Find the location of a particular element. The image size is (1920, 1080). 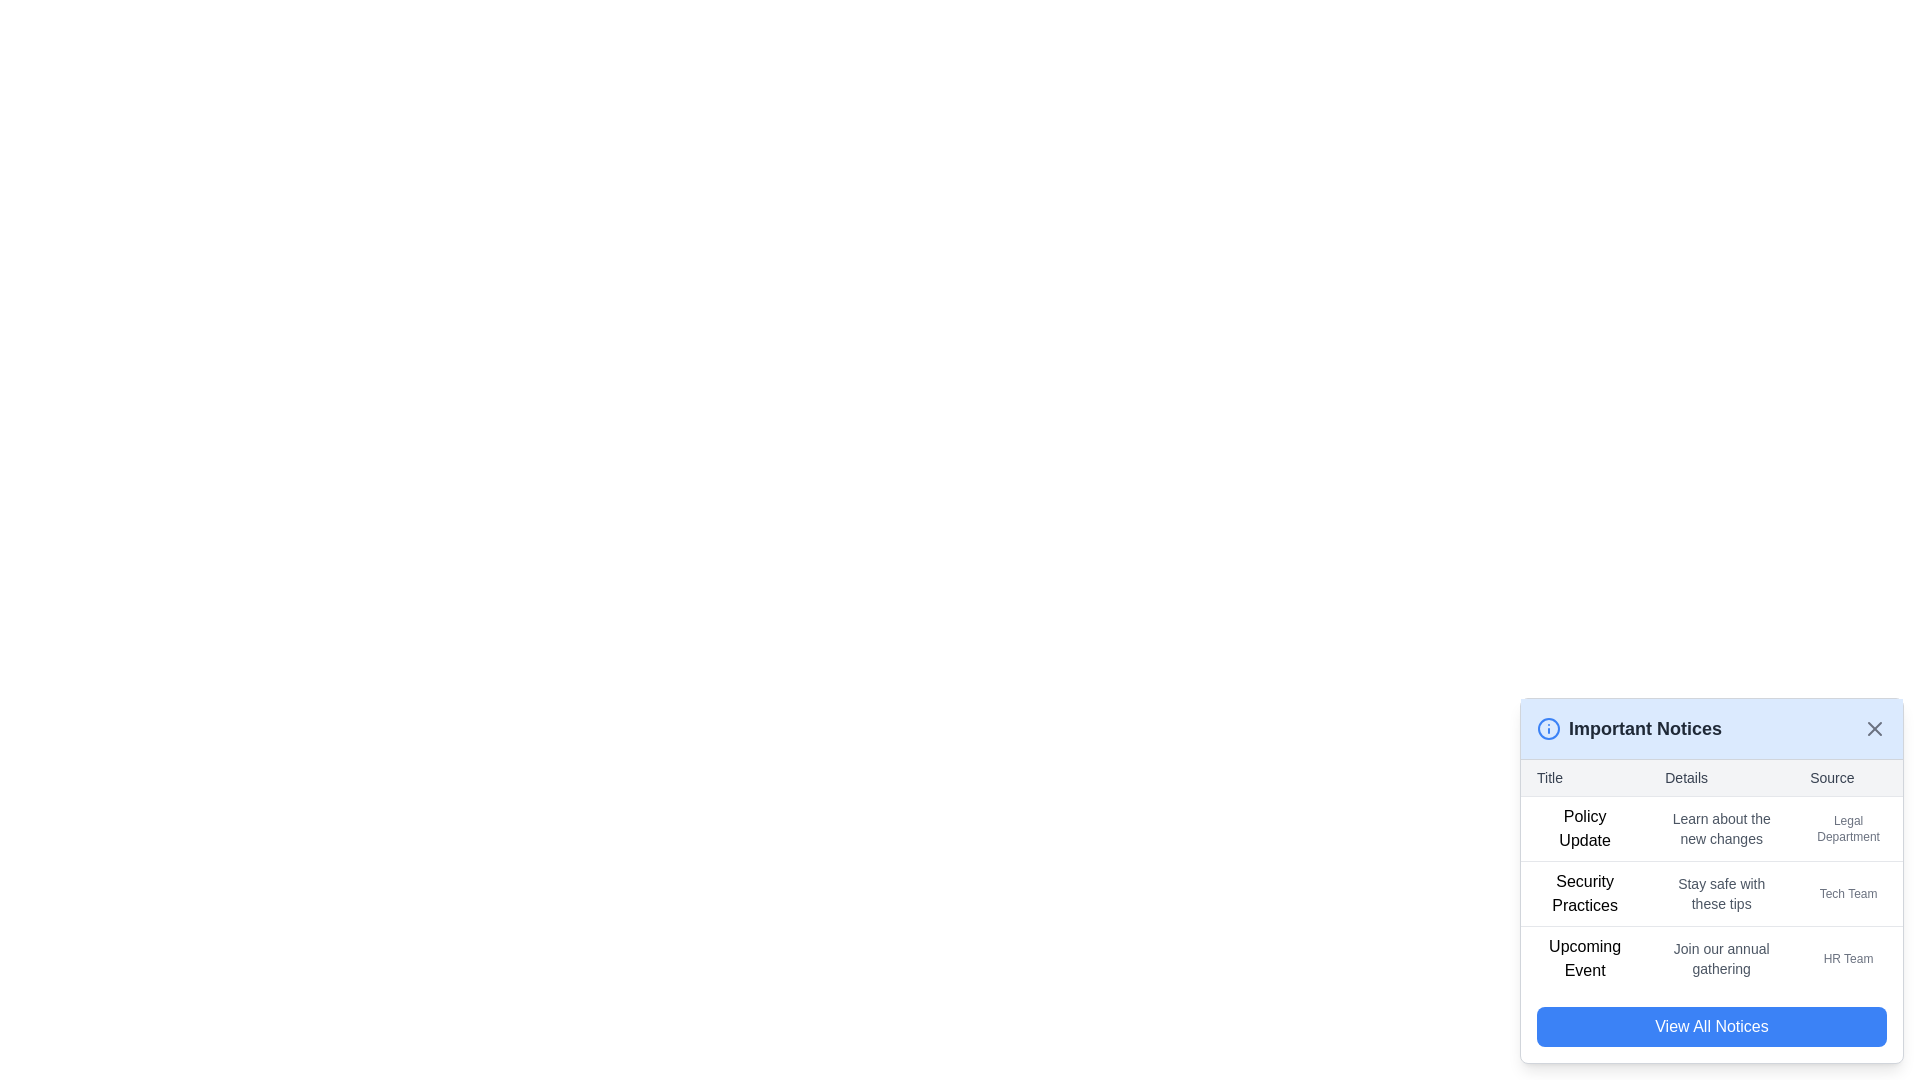

the button located at the top-right corner of the 'Important Notices' section to change its color is located at coordinates (1874, 729).